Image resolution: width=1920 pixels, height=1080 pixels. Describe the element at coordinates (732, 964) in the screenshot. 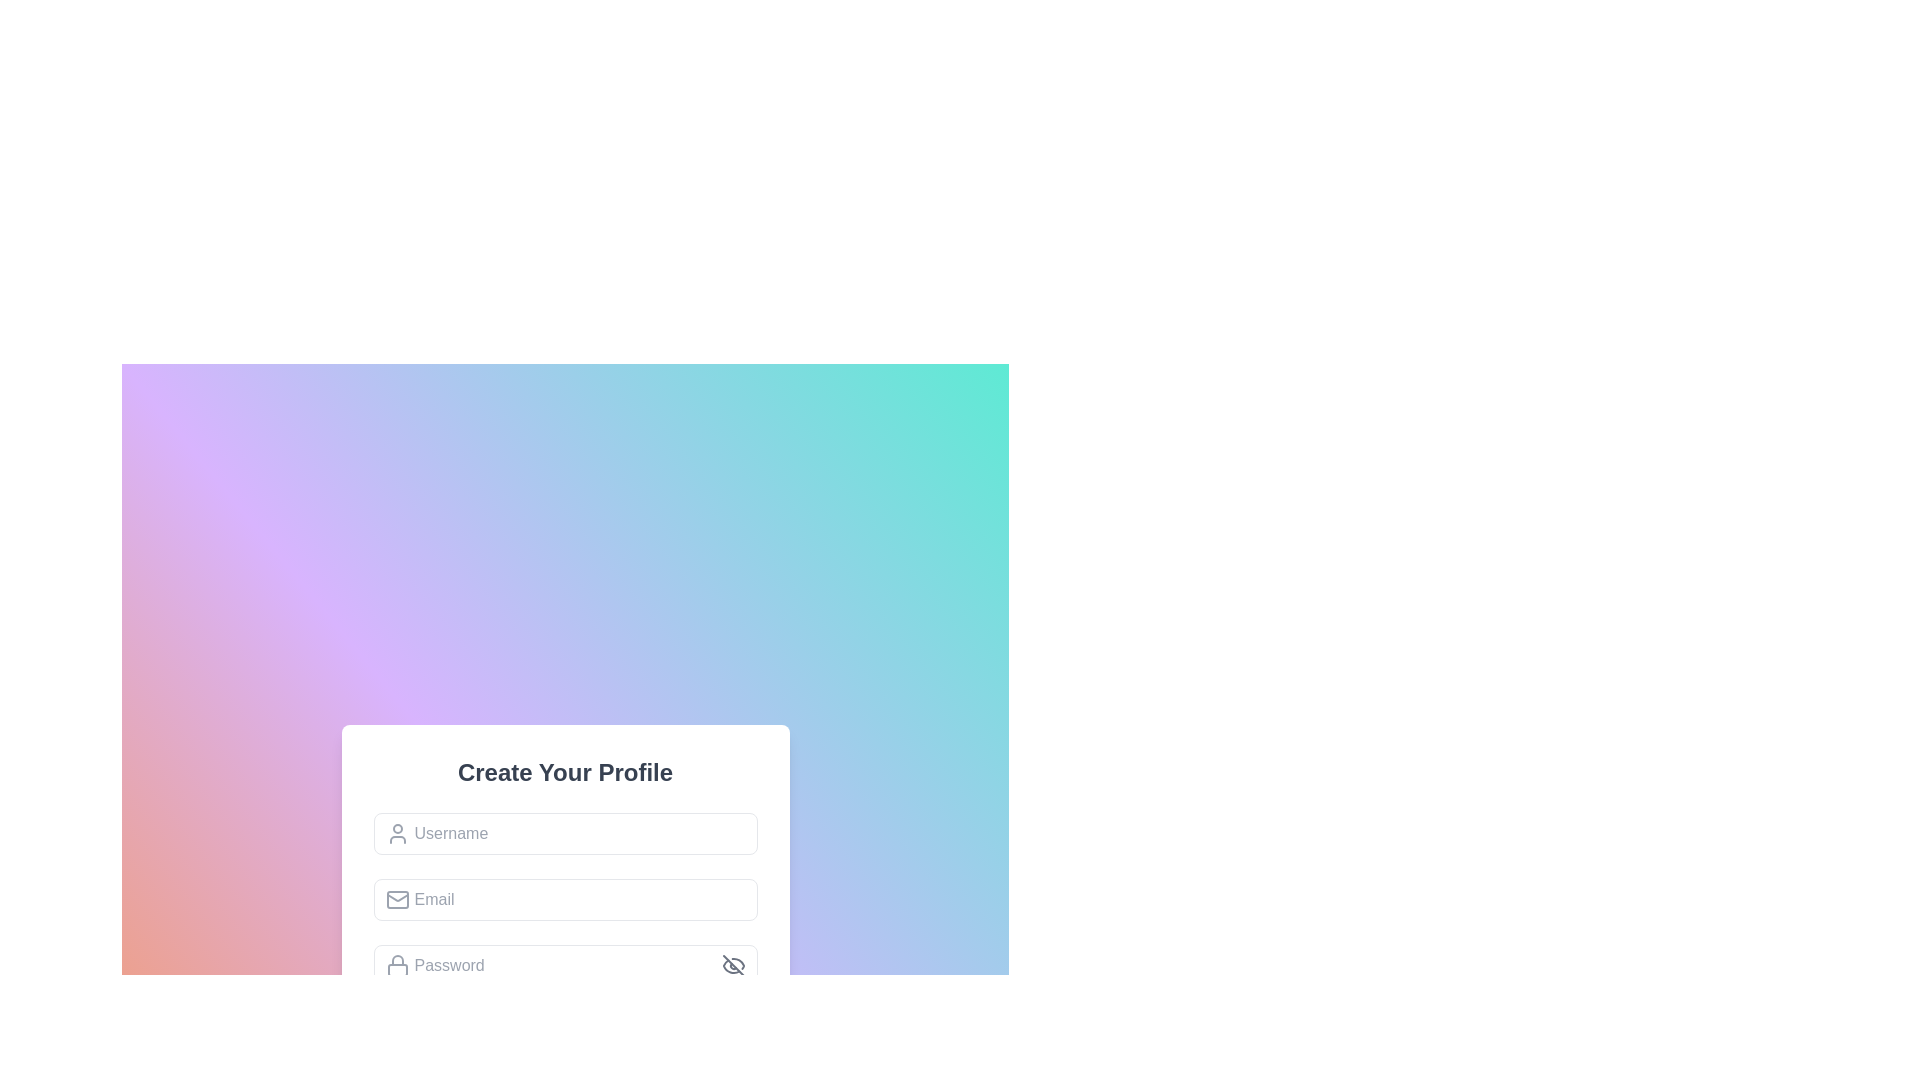

I see `the button located at the right side of the password input field` at that location.